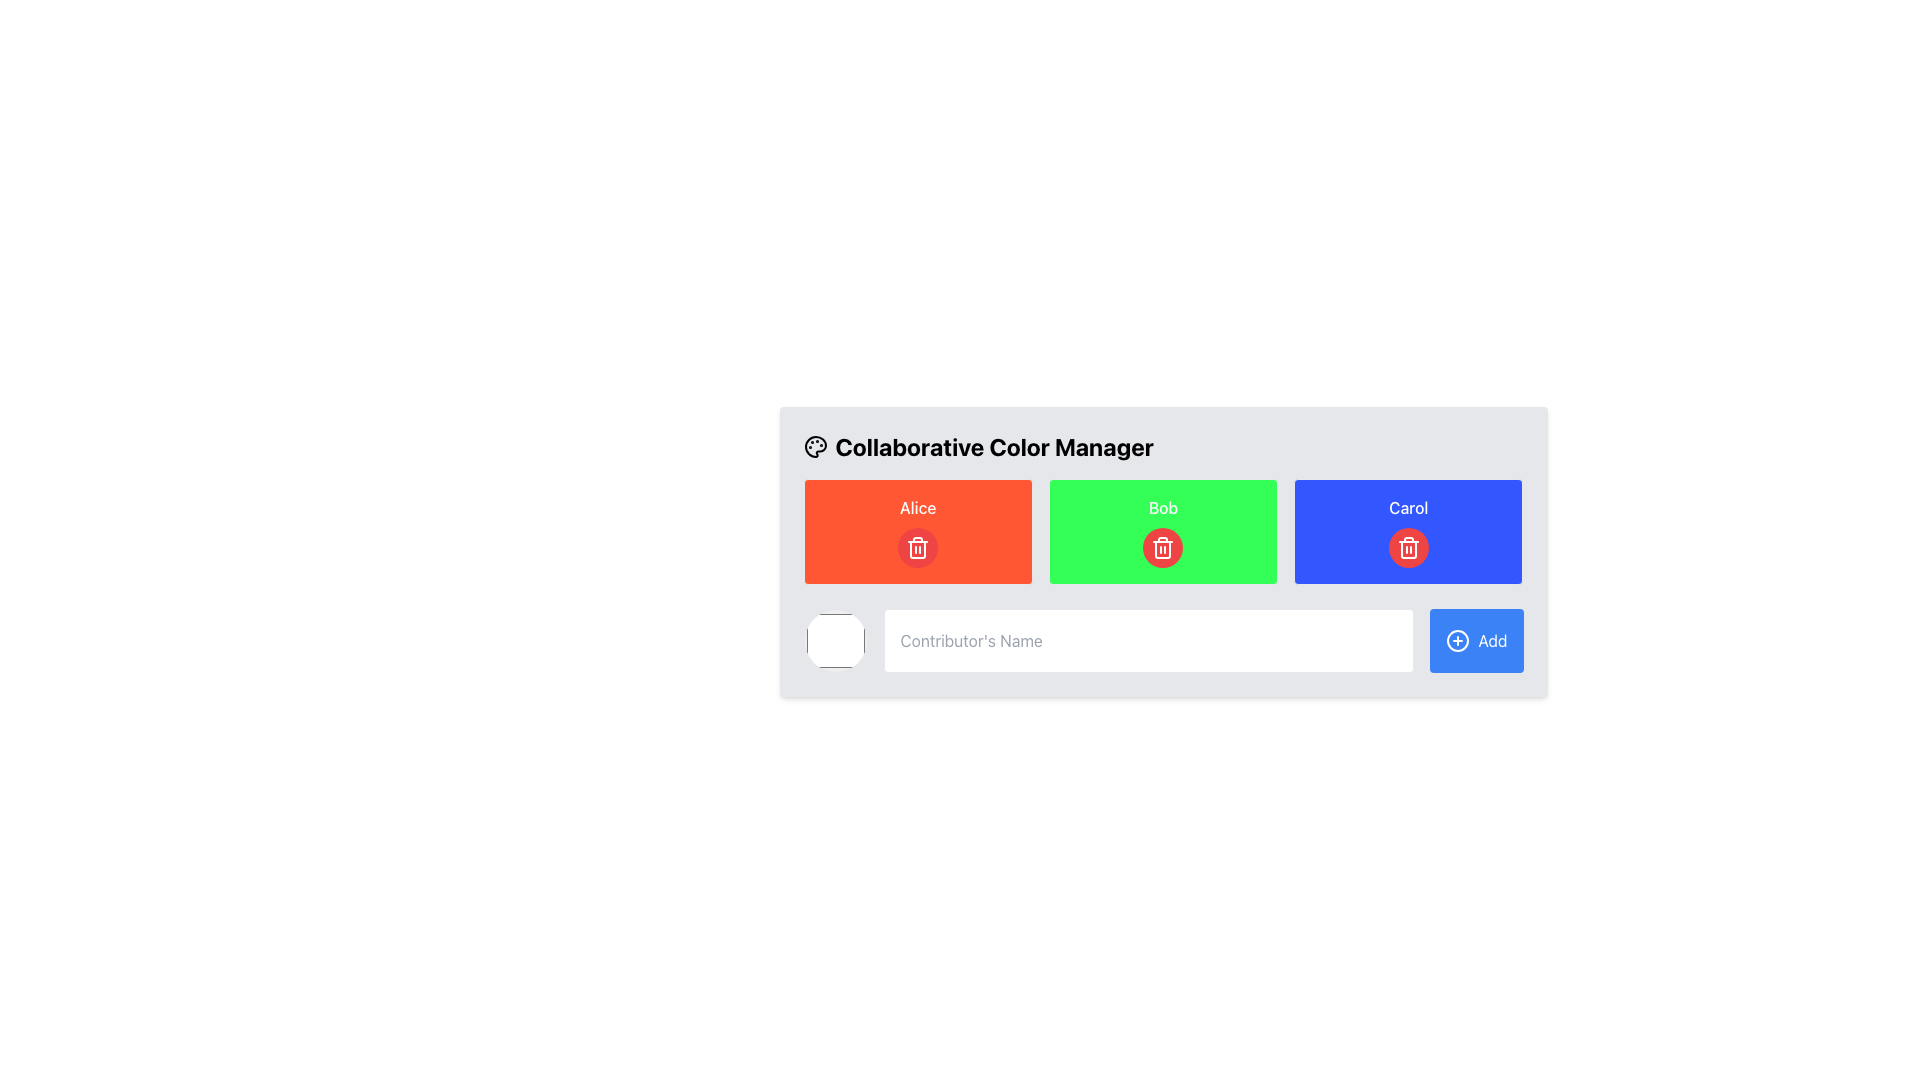 The image size is (1920, 1080). I want to click on the trash icon located in the red circular button at the bottom of the 'Alice' card, so click(917, 531).